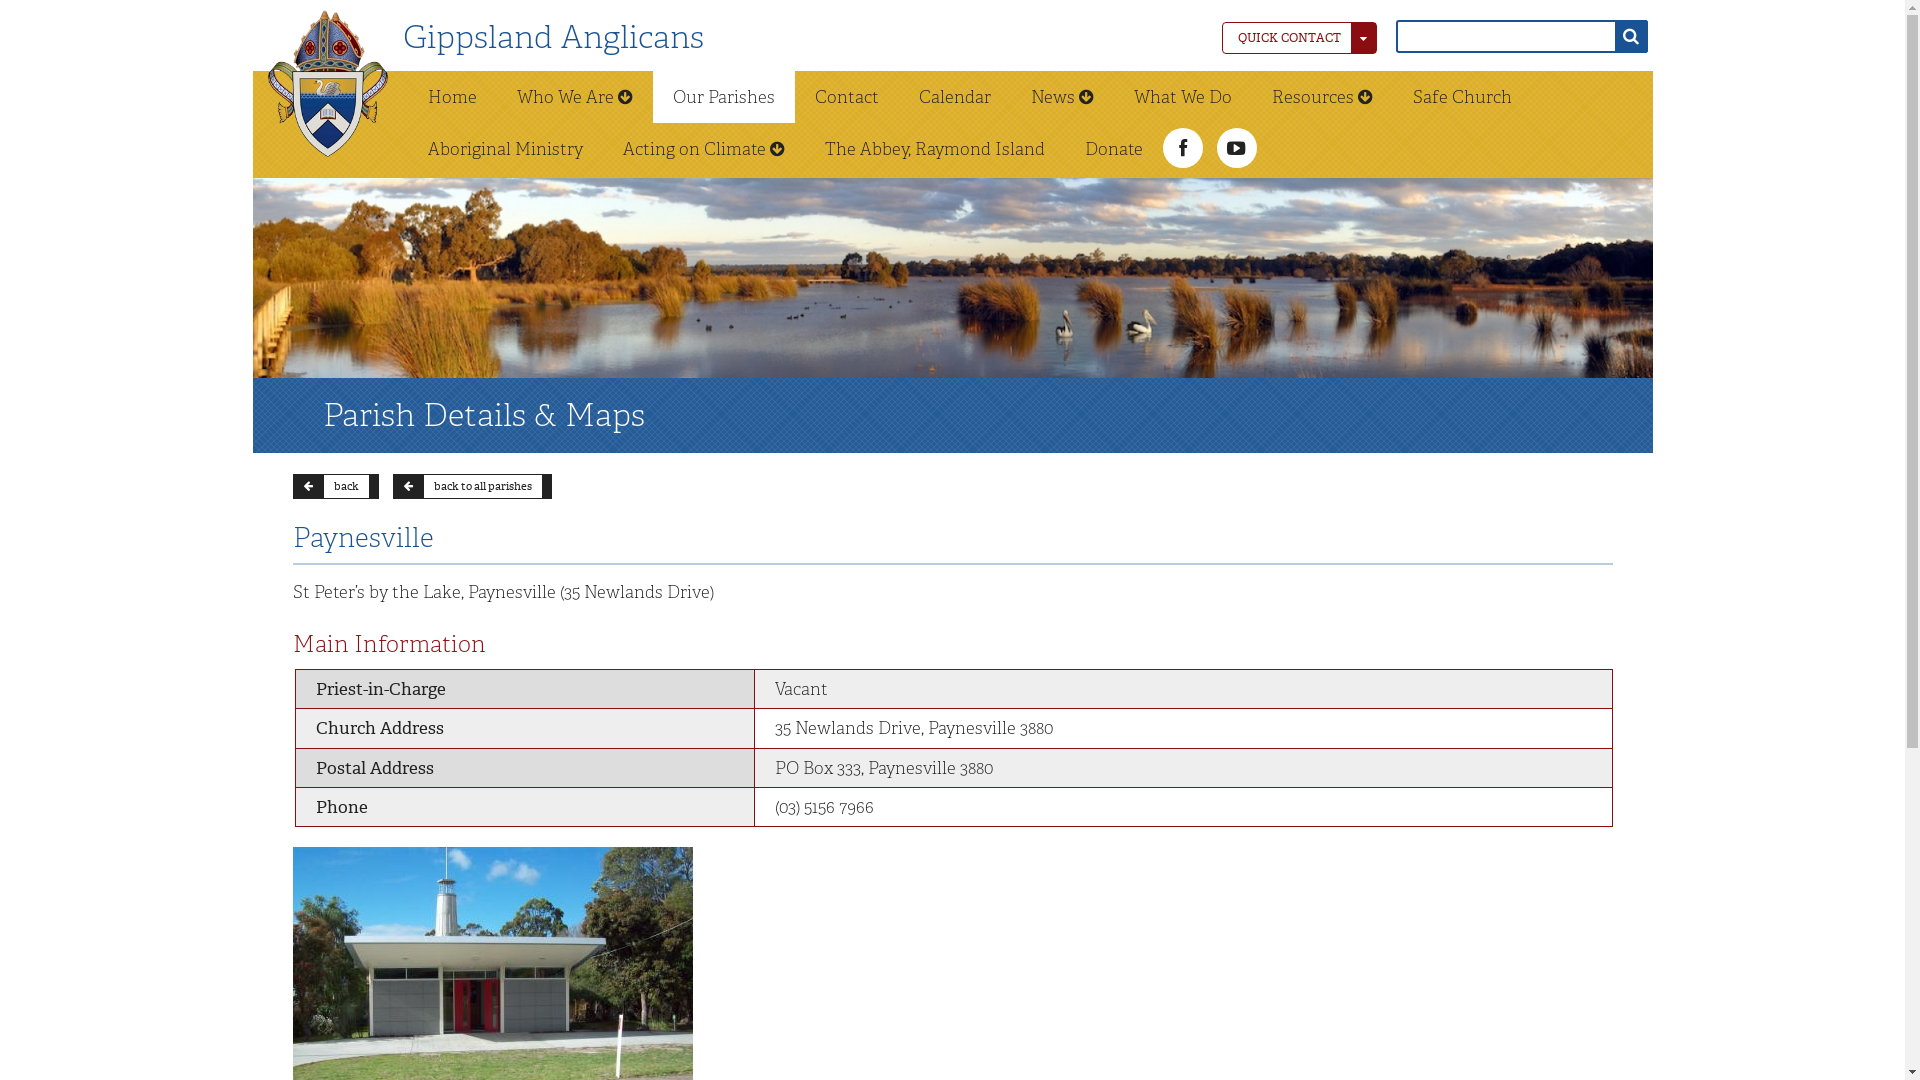 The height and width of the screenshot is (1080, 1920). What do you see at coordinates (933, 148) in the screenshot?
I see `'The Abbey, Raymond Island'` at bounding box center [933, 148].